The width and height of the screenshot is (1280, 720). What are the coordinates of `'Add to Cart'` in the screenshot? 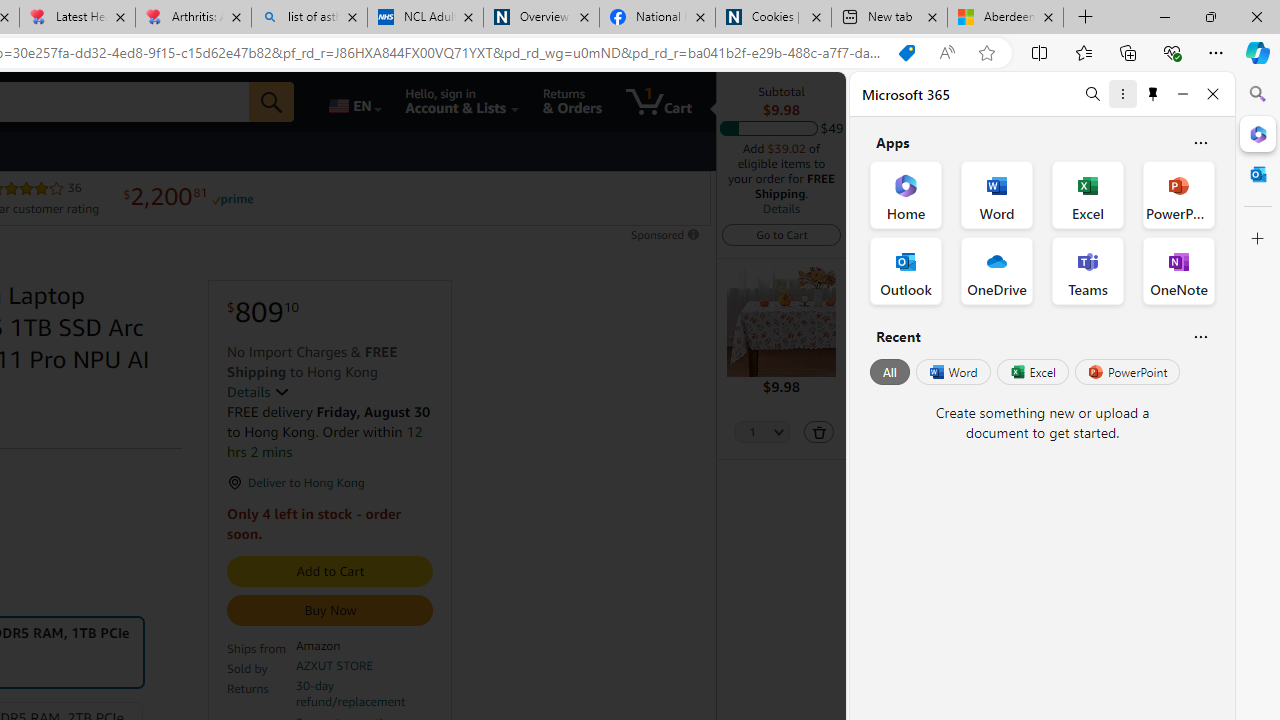 It's located at (330, 571).